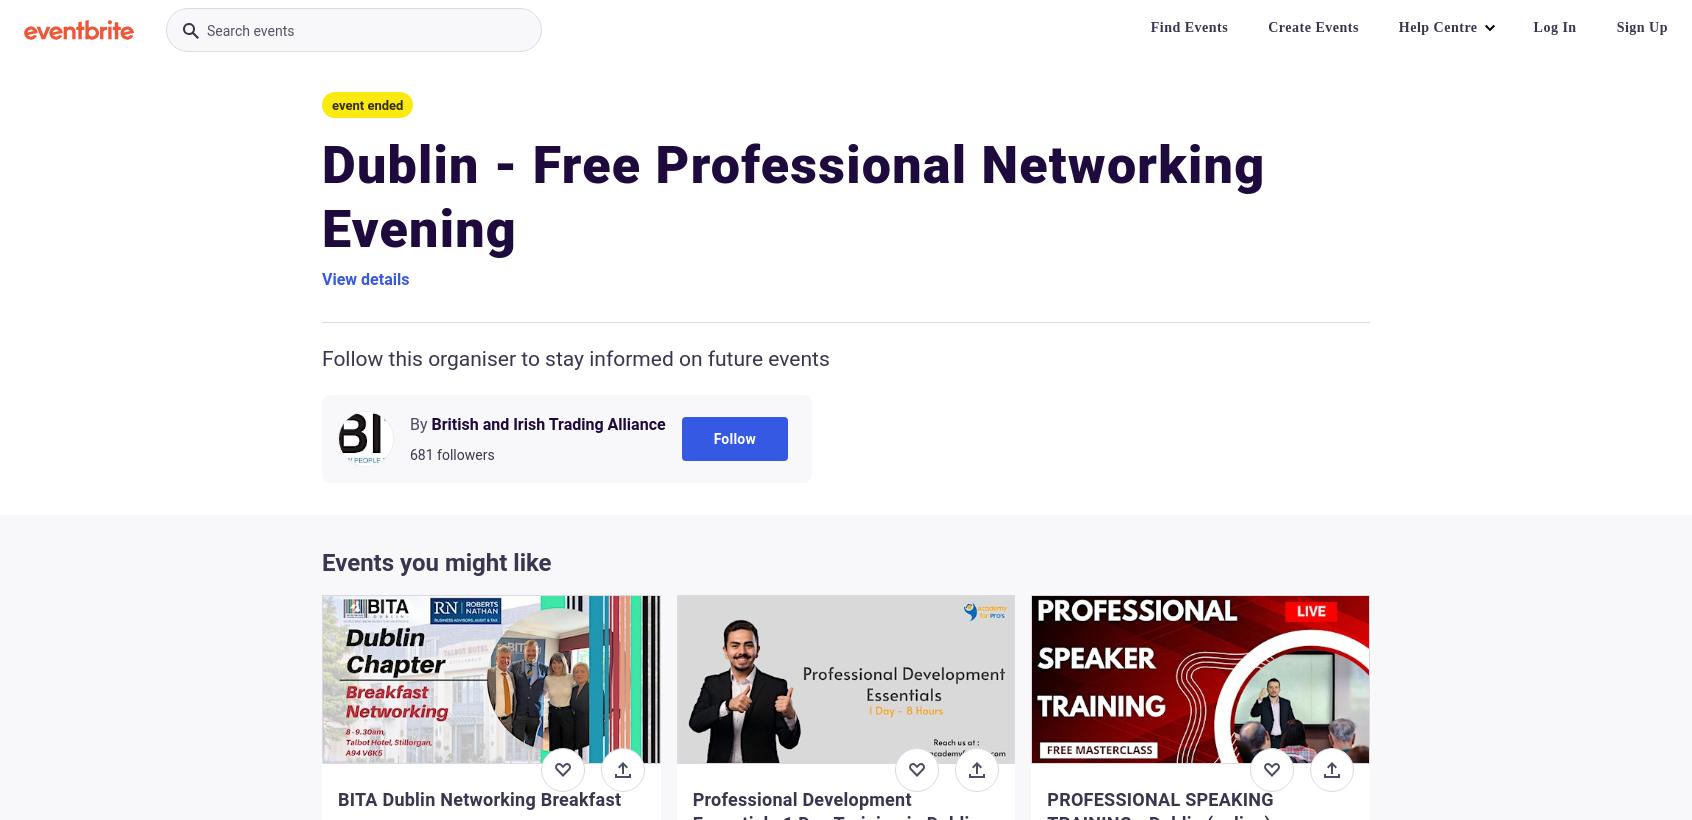 This screenshot has height=820, width=1692. Describe the element at coordinates (418, 423) in the screenshot. I see `'By'` at that location.